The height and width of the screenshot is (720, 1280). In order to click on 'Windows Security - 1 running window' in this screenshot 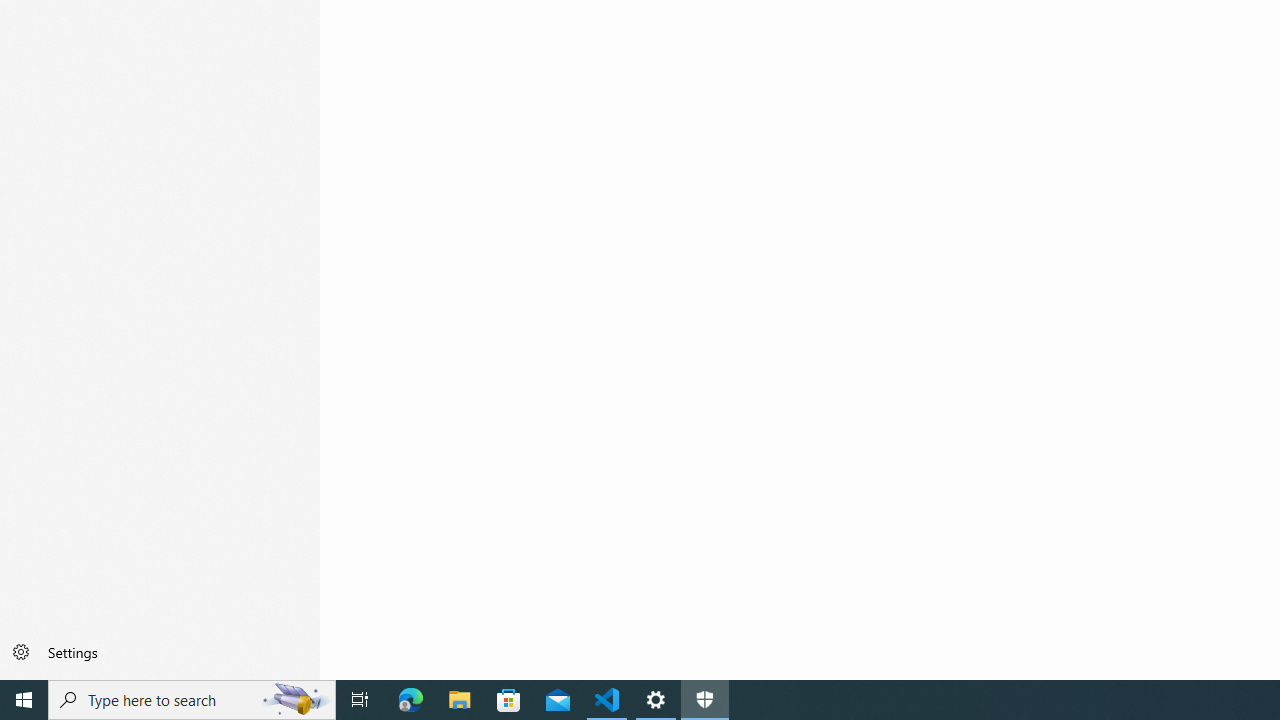, I will do `click(705, 698)`.